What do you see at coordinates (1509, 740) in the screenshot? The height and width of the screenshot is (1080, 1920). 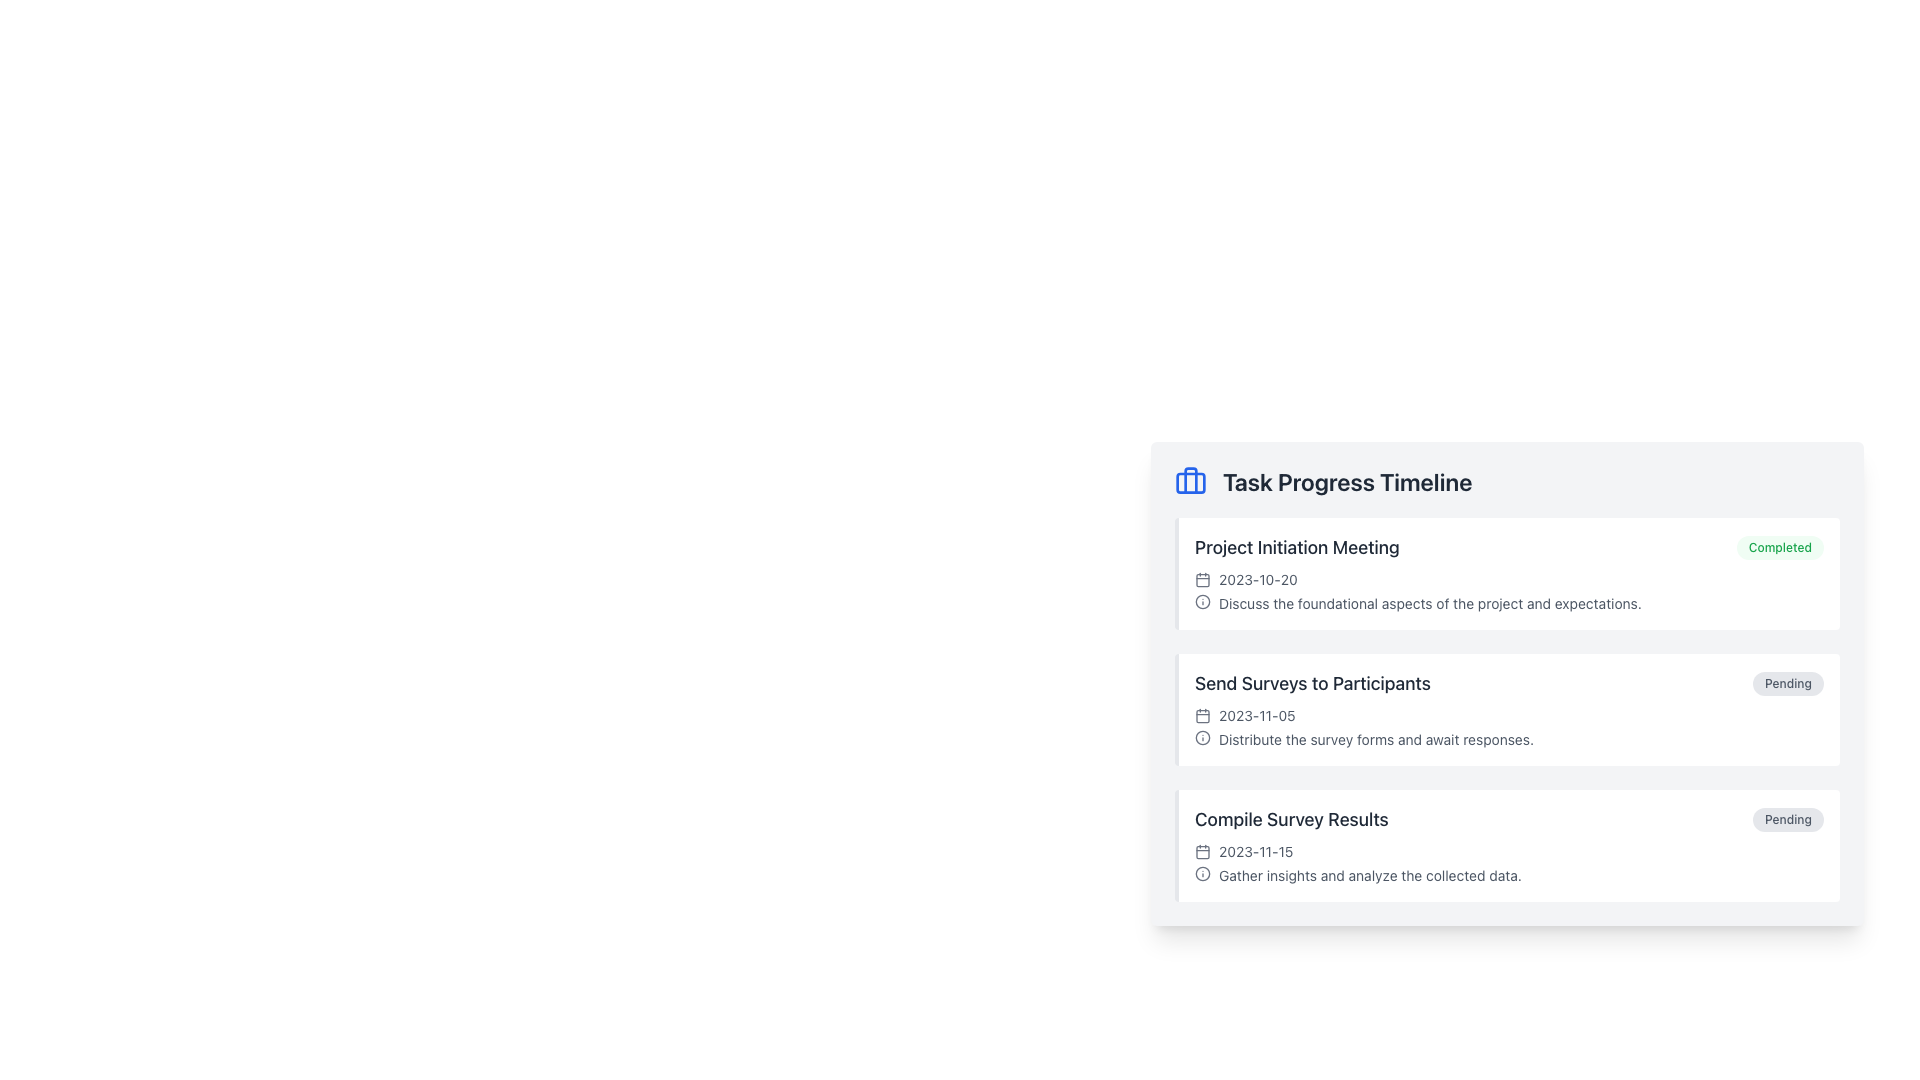 I see `the static text element that states 'Distribute the survey forms and await responses.' located in the 'Send Surveys to Participants' section, next to the gray informational circular icon` at bounding box center [1509, 740].